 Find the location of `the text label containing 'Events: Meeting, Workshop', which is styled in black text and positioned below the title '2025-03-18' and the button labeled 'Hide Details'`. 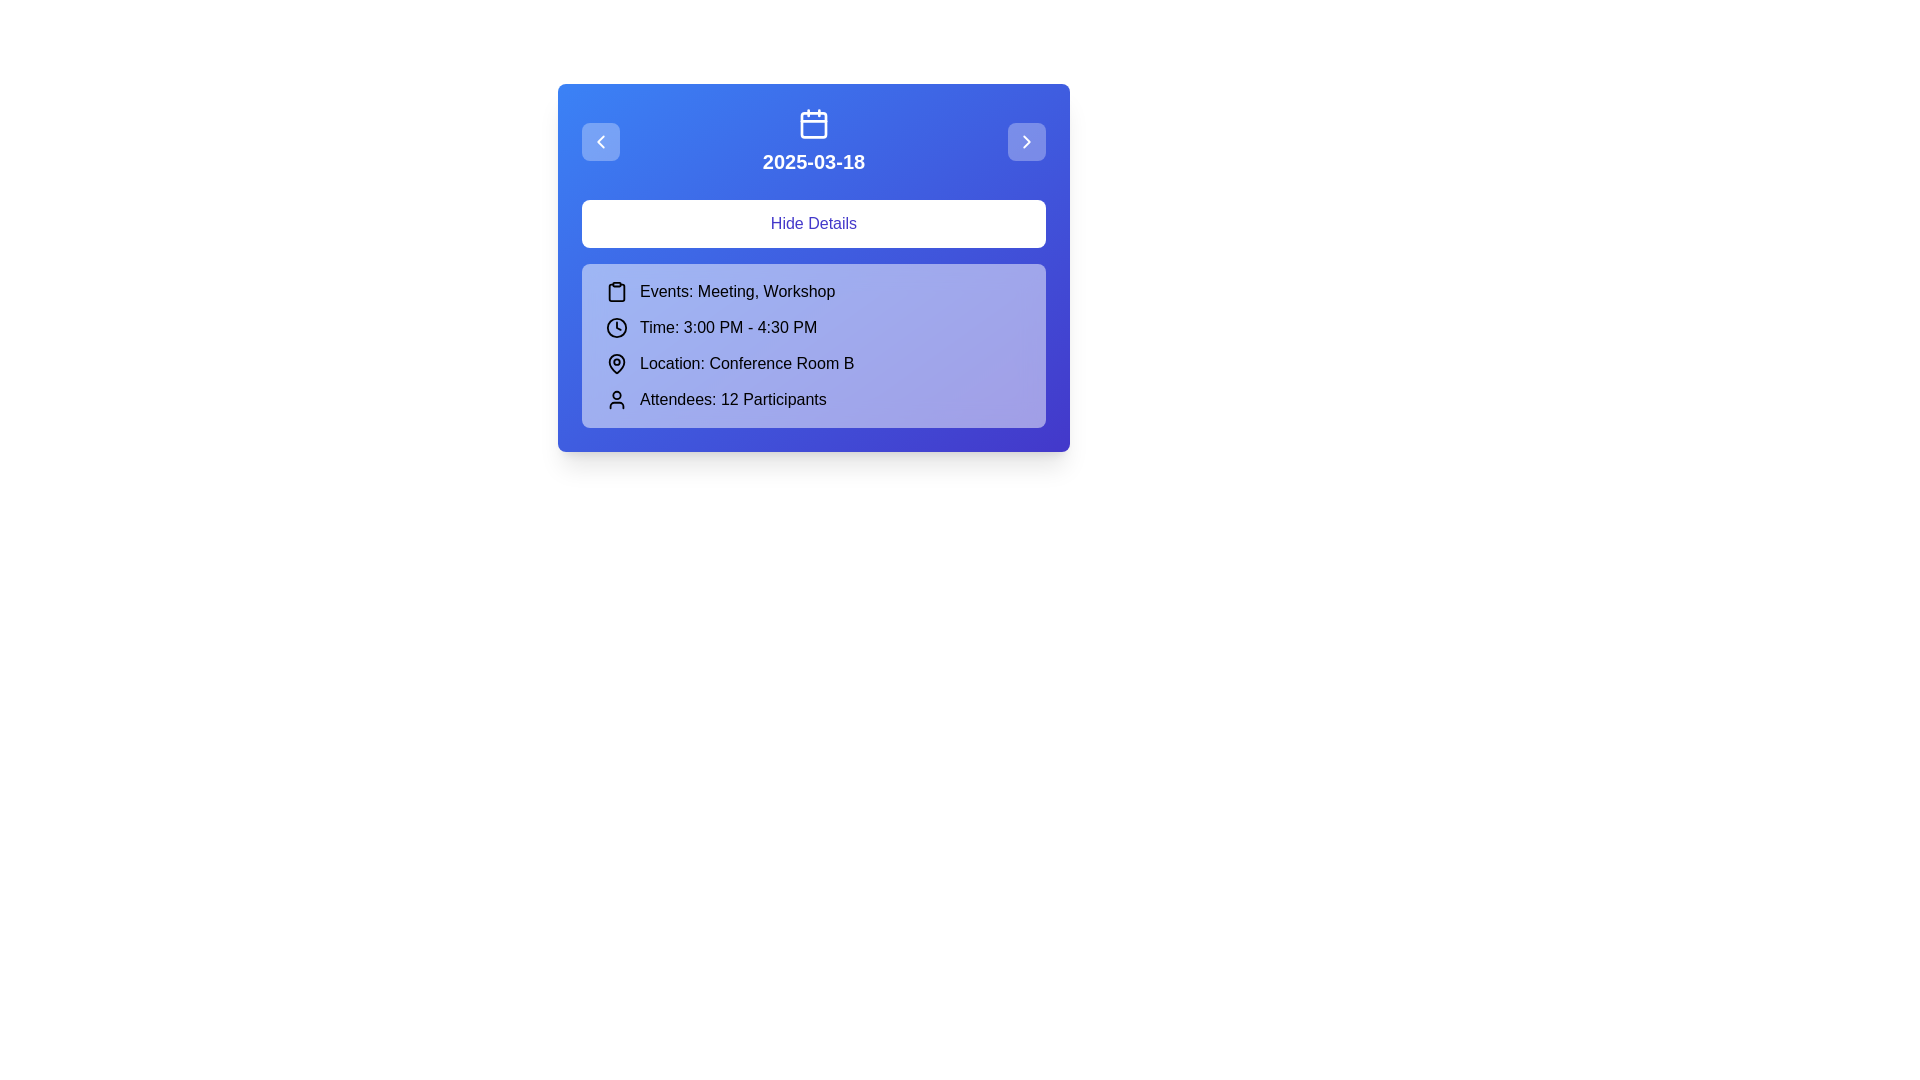

the text label containing 'Events: Meeting, Workshop', which is styled in black text and positioned below the title '2025-03-18' and the button labeled 'Hide Details' is located at coordinates (736, 292).